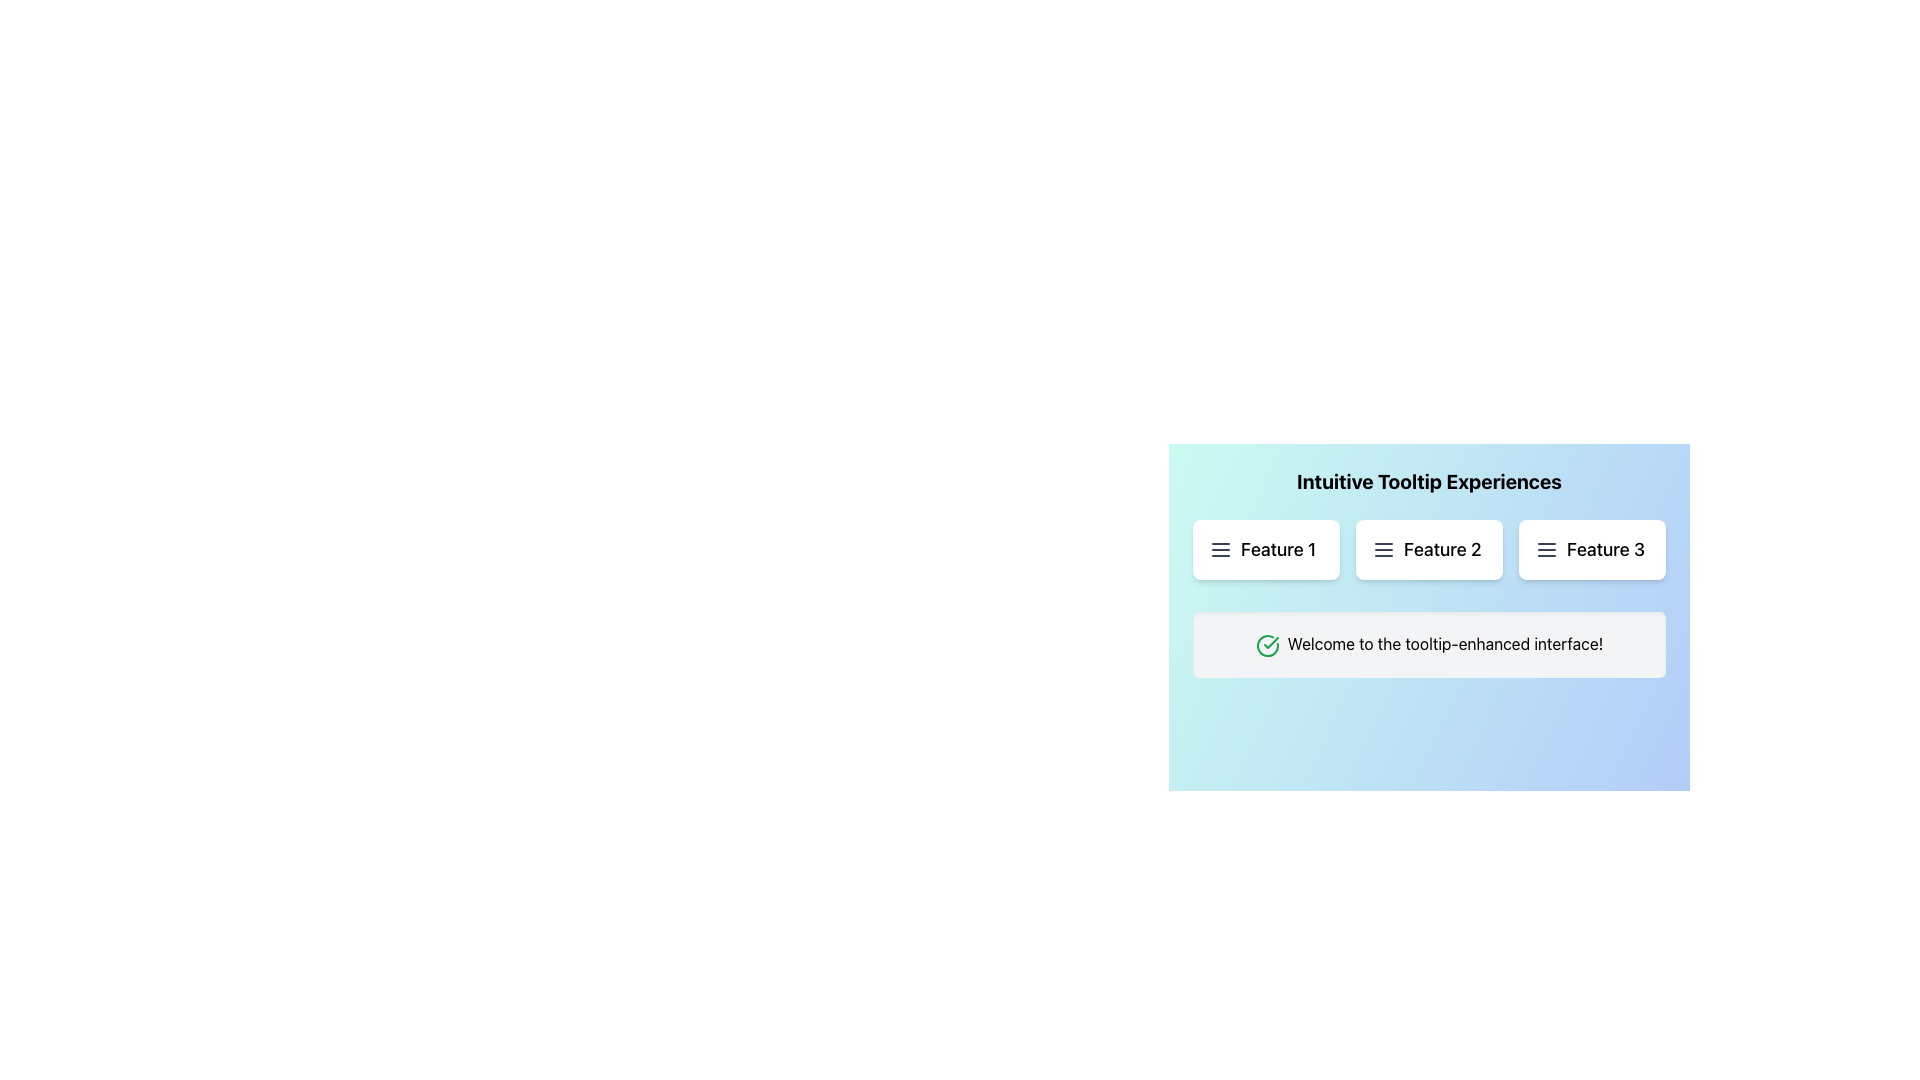  What do you see at coordinates (1265, 550) in the screenshot?
I see `the first button labeled 'Feature 1'` at bounding box center [1265, 550].